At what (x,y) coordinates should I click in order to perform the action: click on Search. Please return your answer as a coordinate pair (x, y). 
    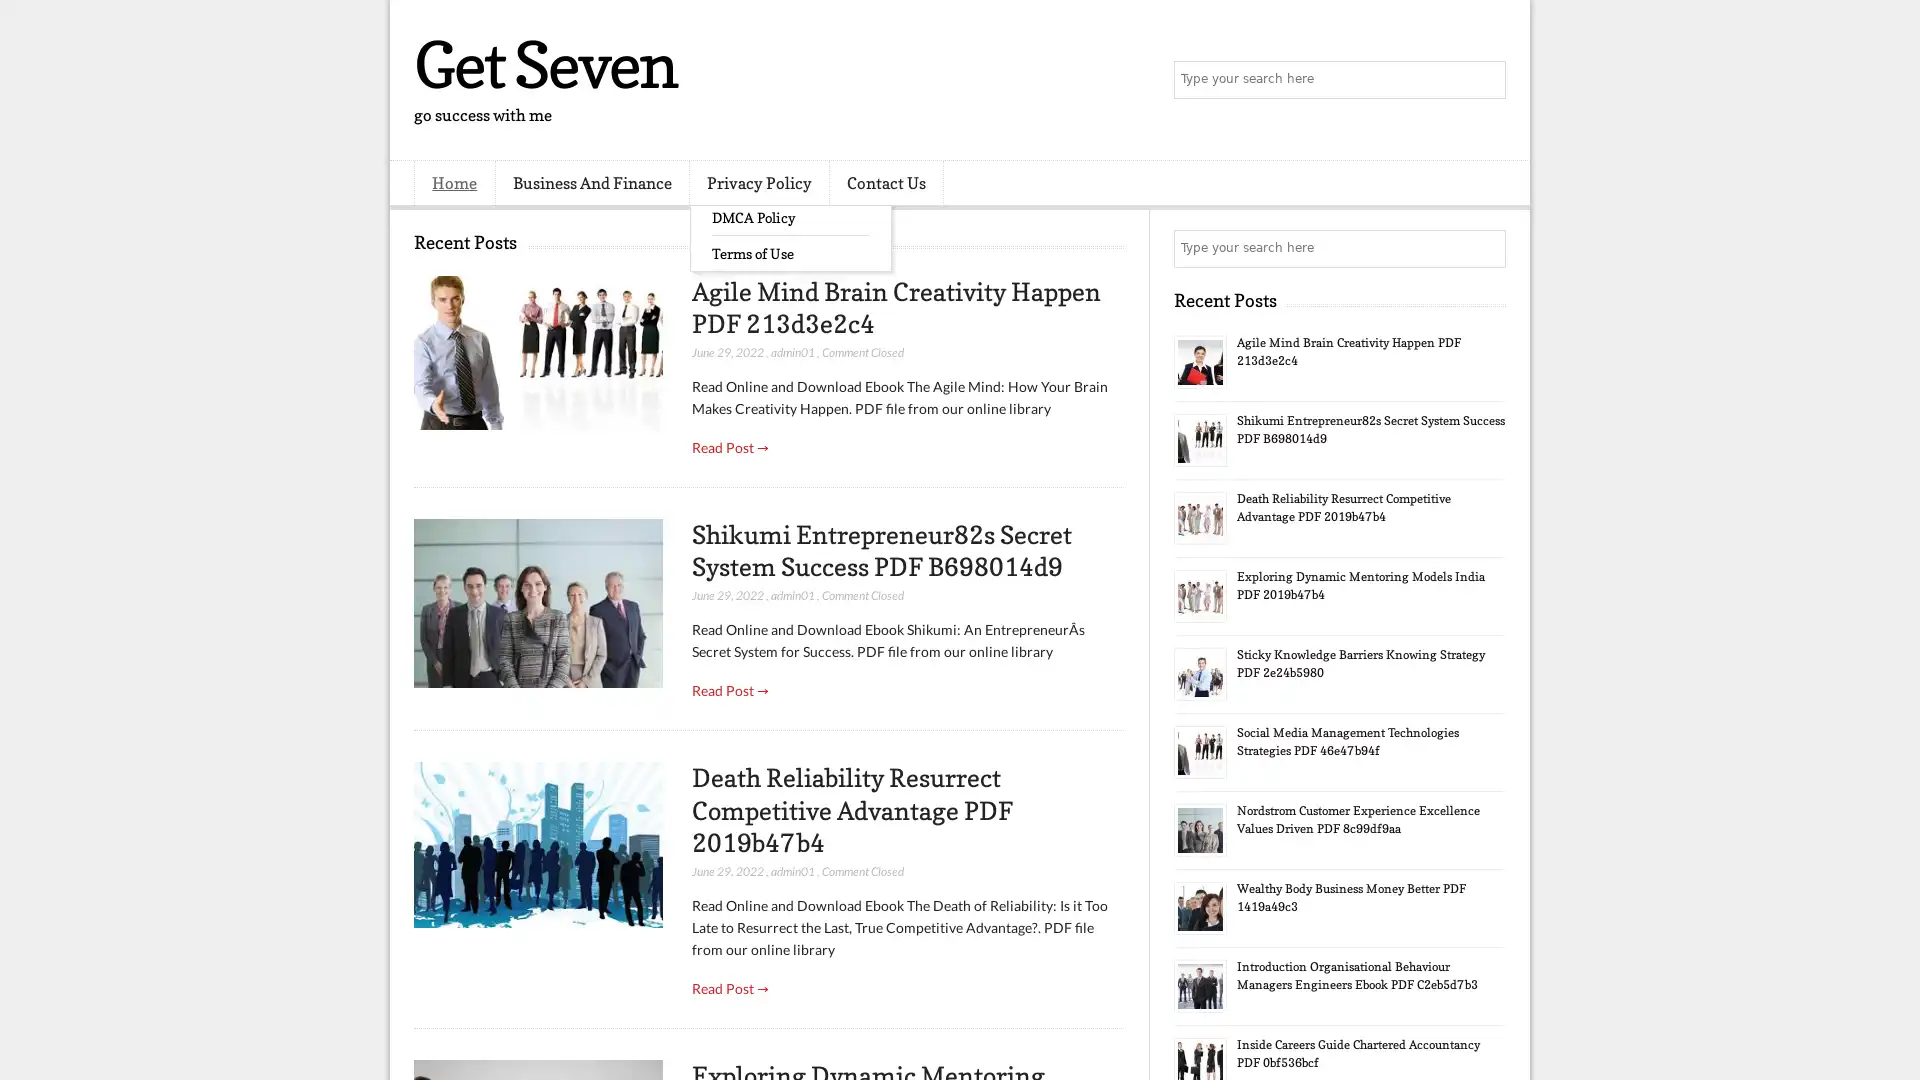
    Looking at the image, I should click on (1485, 248).